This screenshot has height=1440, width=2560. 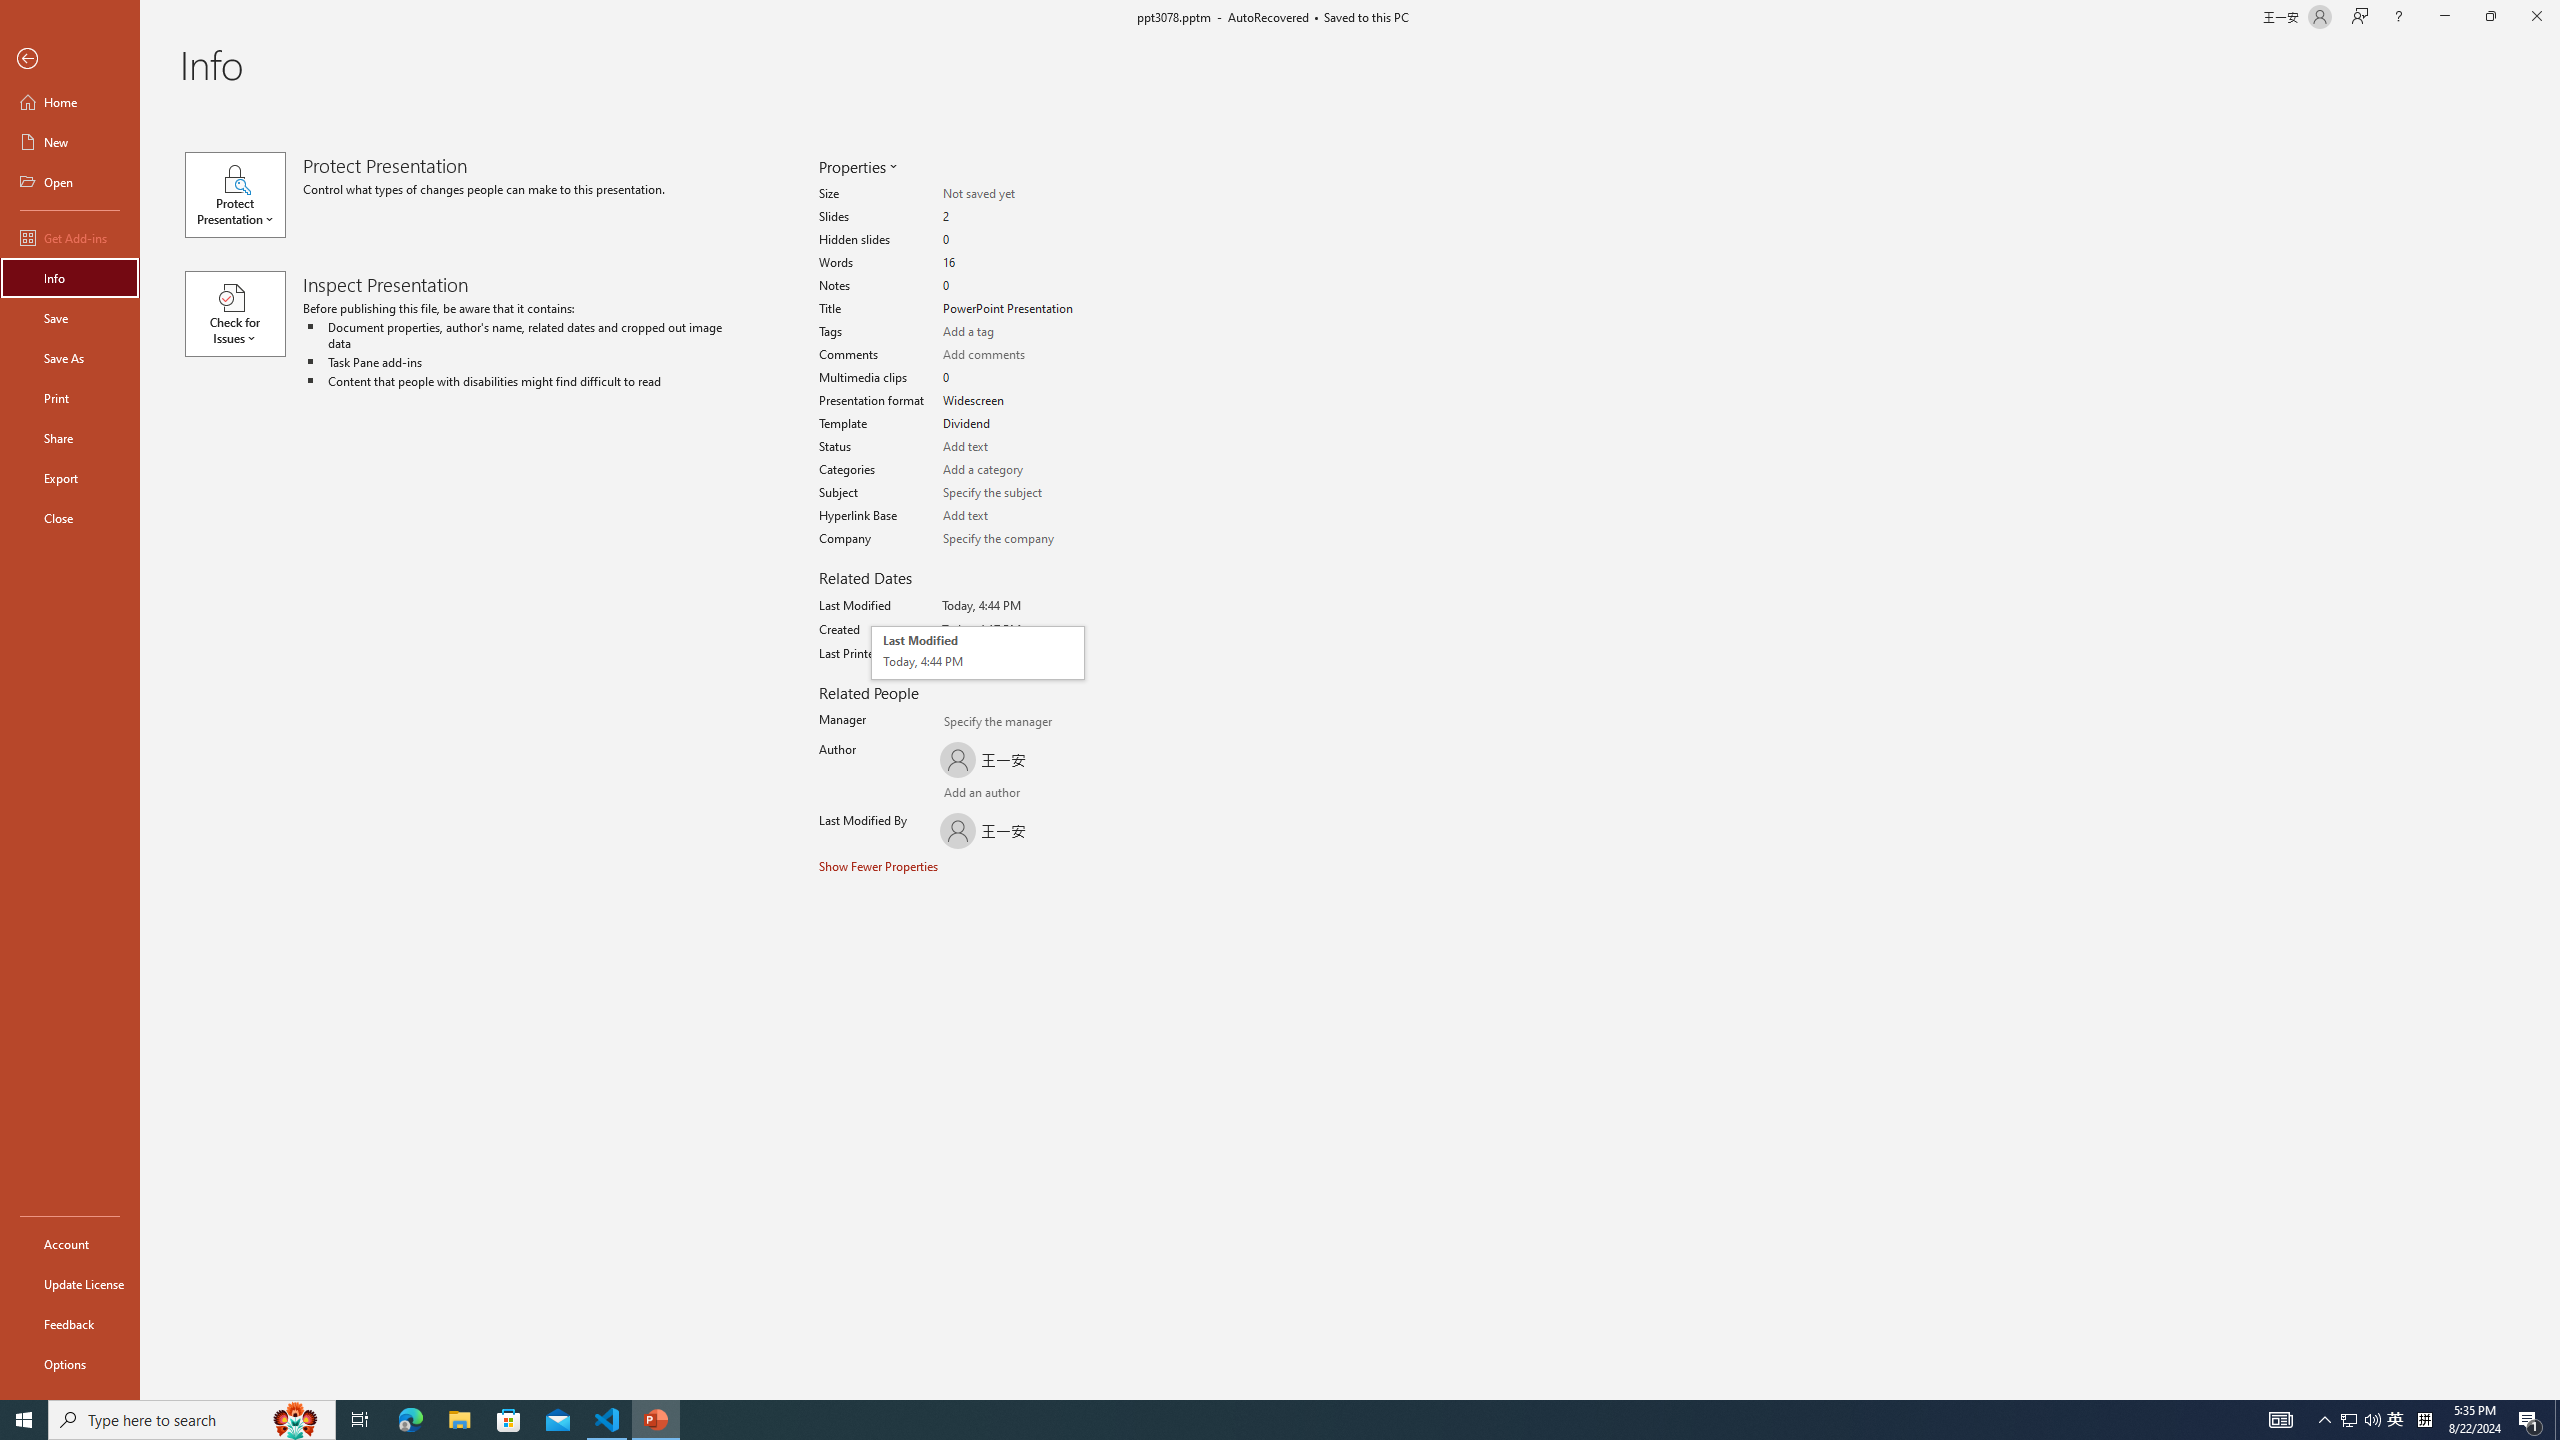 What do you see at coordinates (69, 1283) in the screenshot?
I see `'Update License'` at bounding box center [69, 1283].